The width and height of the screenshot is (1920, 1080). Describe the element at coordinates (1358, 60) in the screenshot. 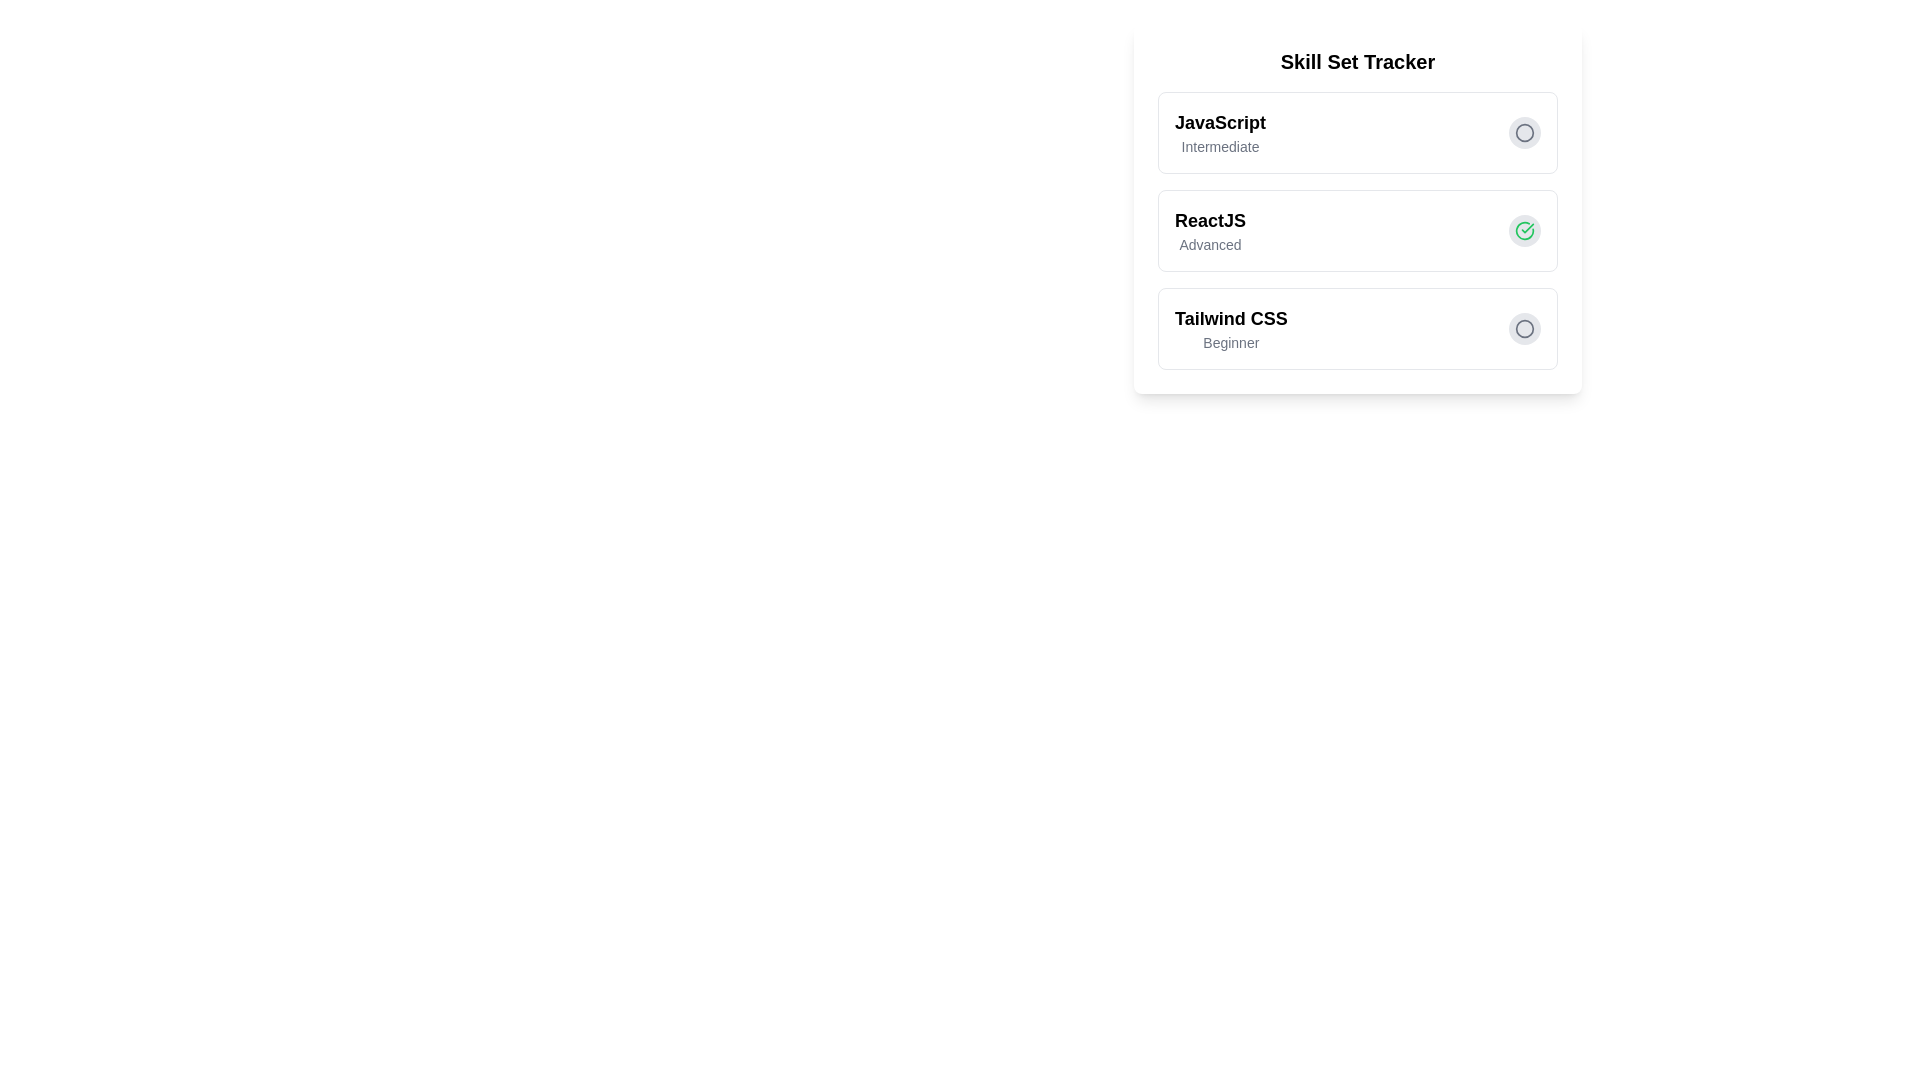

I see `the header text displaying 'Skill Set Tracker', which is the top-most element in a white card-like structure` at that location.